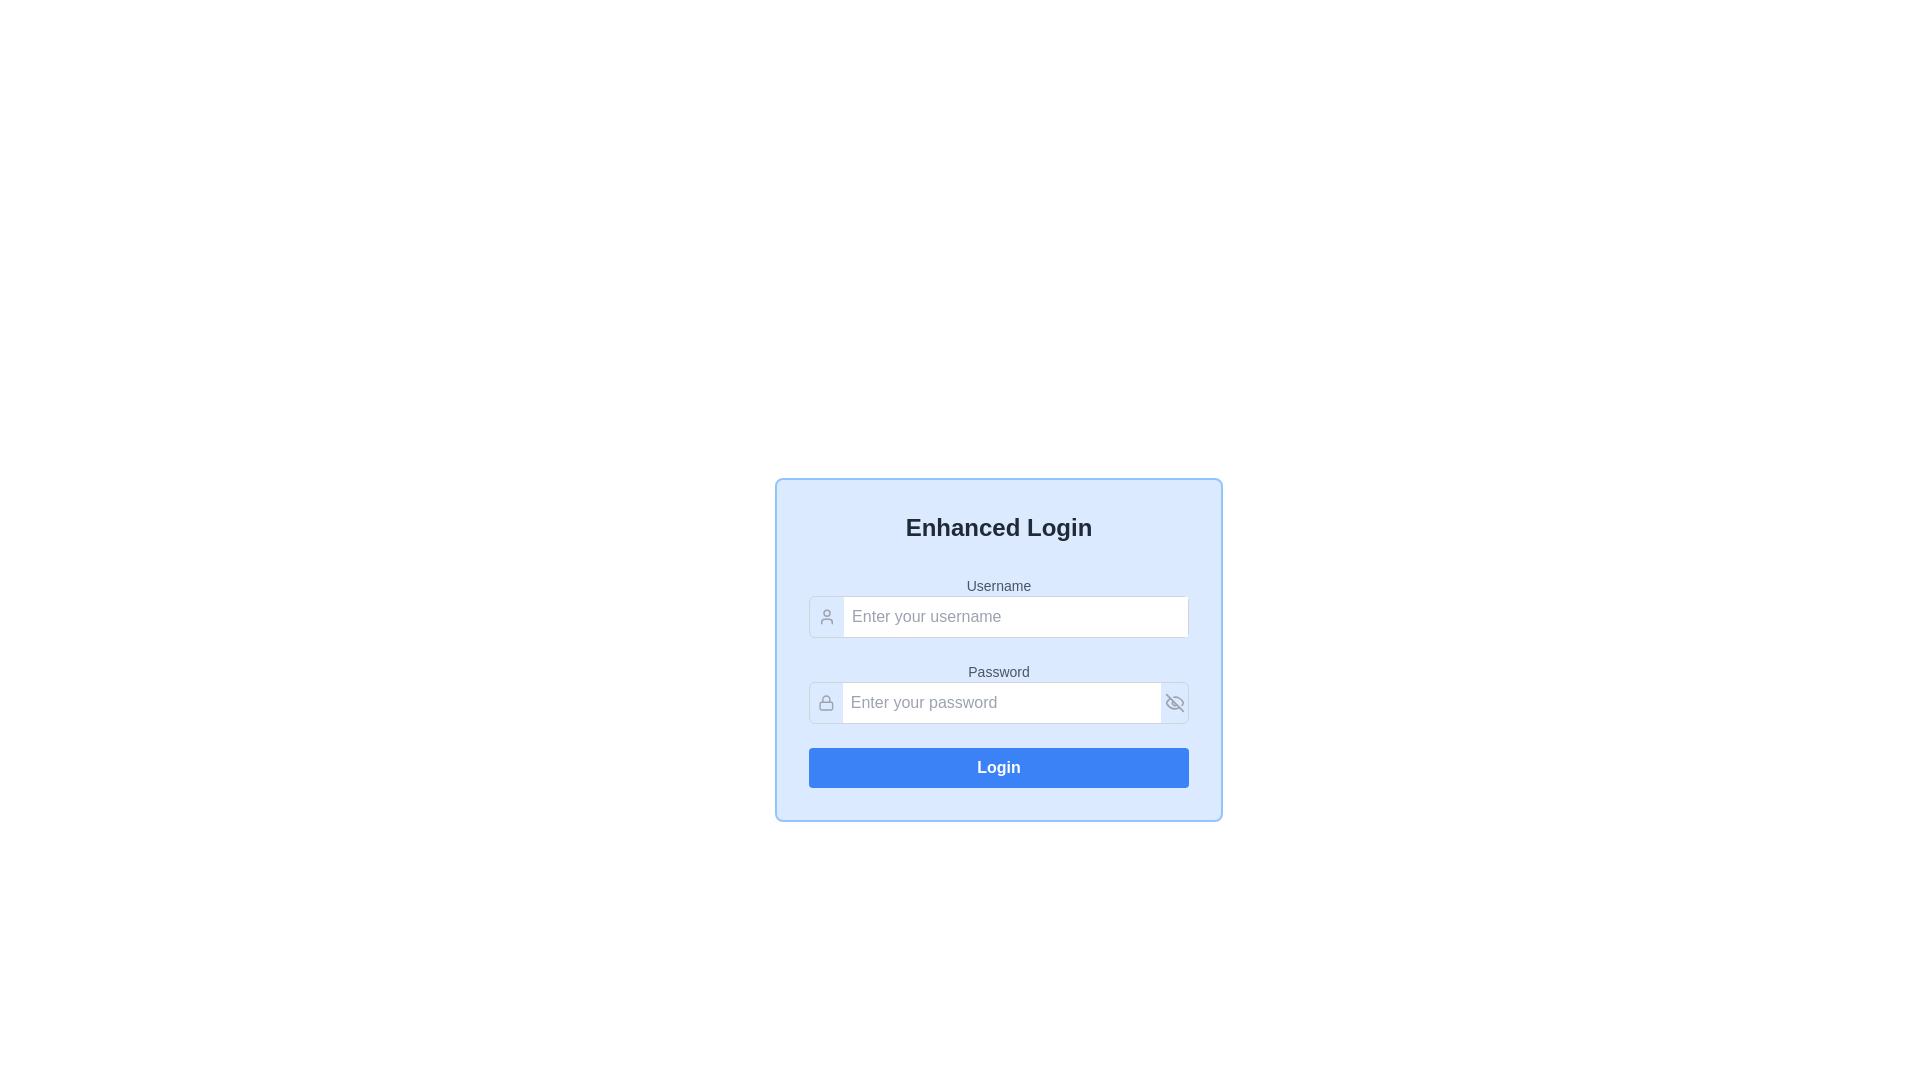  Describe the element at coordinates (1174, 701) in the screenshot. I see `the diagonal line of the strikethrough icon, which obscures or hides the password in the lower-right corner of the password input field in the login form` at that location.